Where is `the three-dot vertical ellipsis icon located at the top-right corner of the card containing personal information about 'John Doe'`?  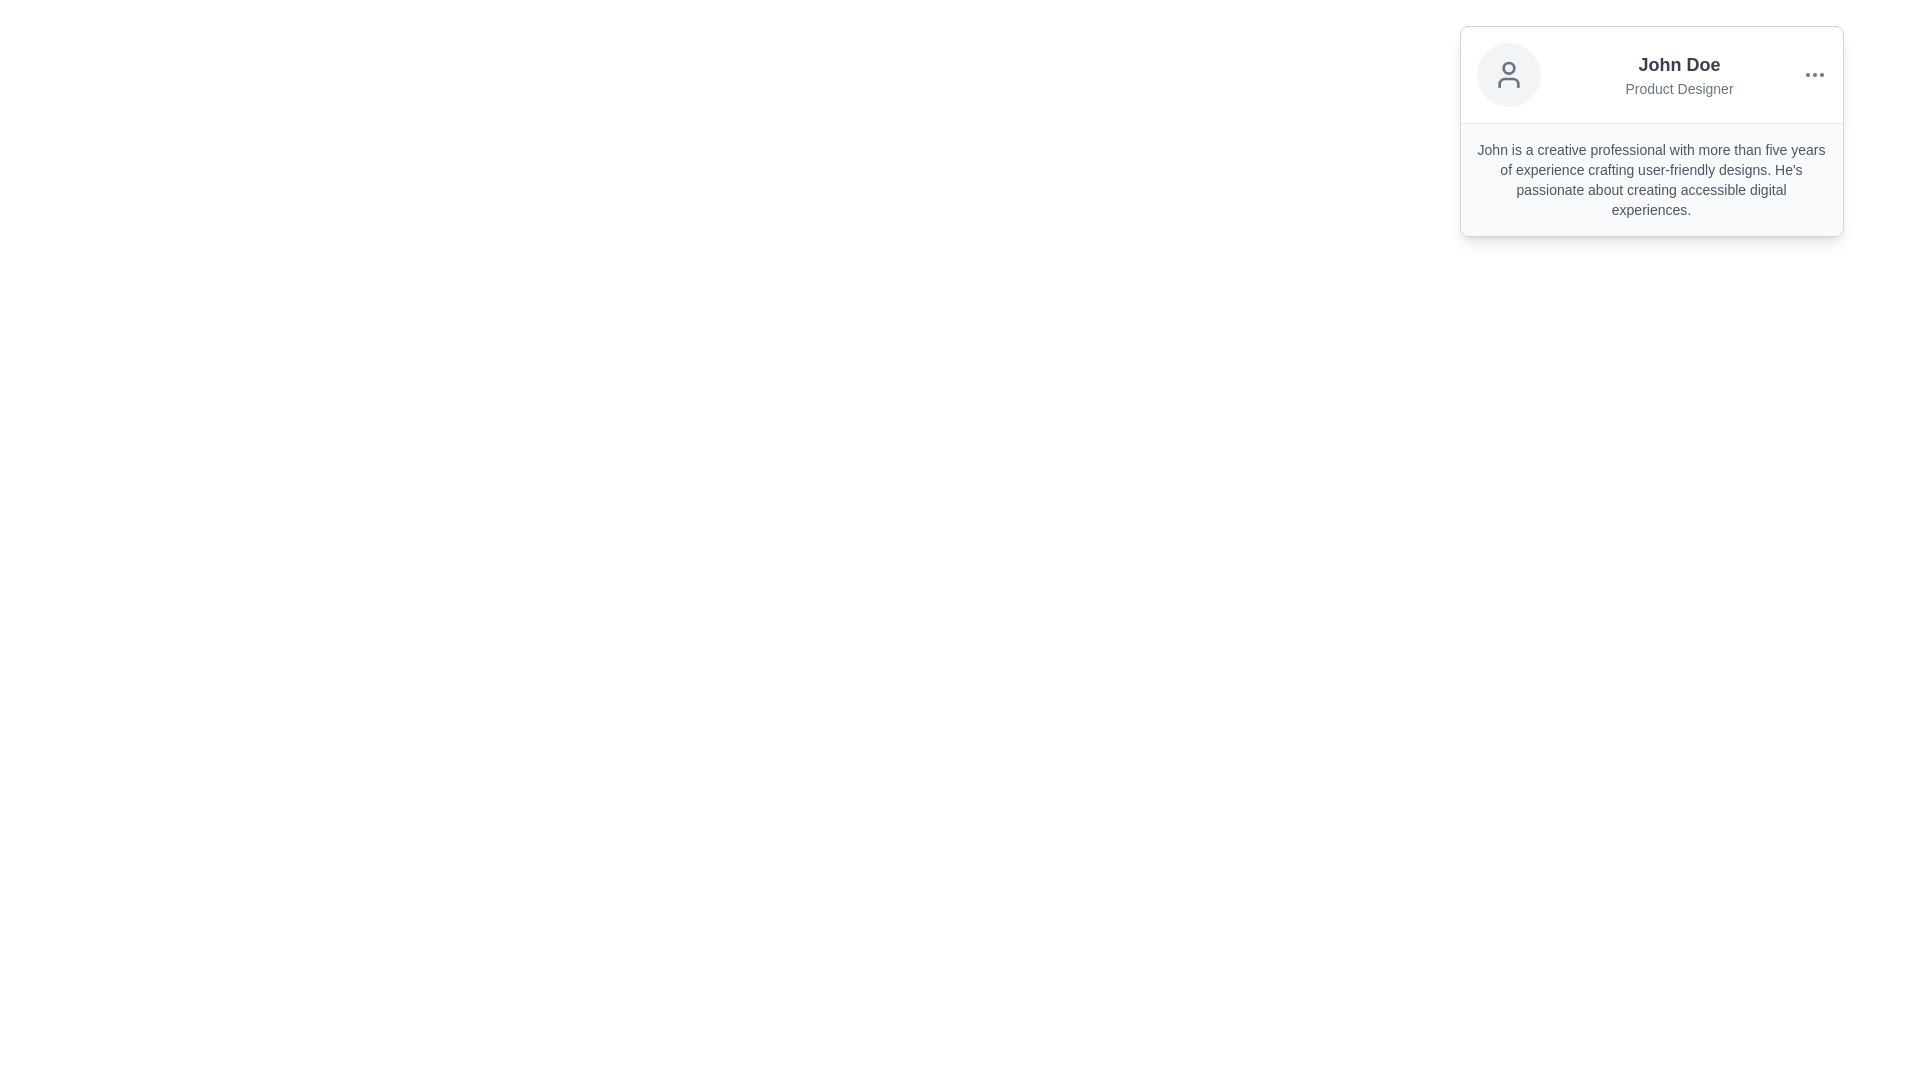 the three-dot vertical ellipsis icon located at the top-right corner of the card containing personal information about 'John Doe' is located at coordinates (1814, 73).